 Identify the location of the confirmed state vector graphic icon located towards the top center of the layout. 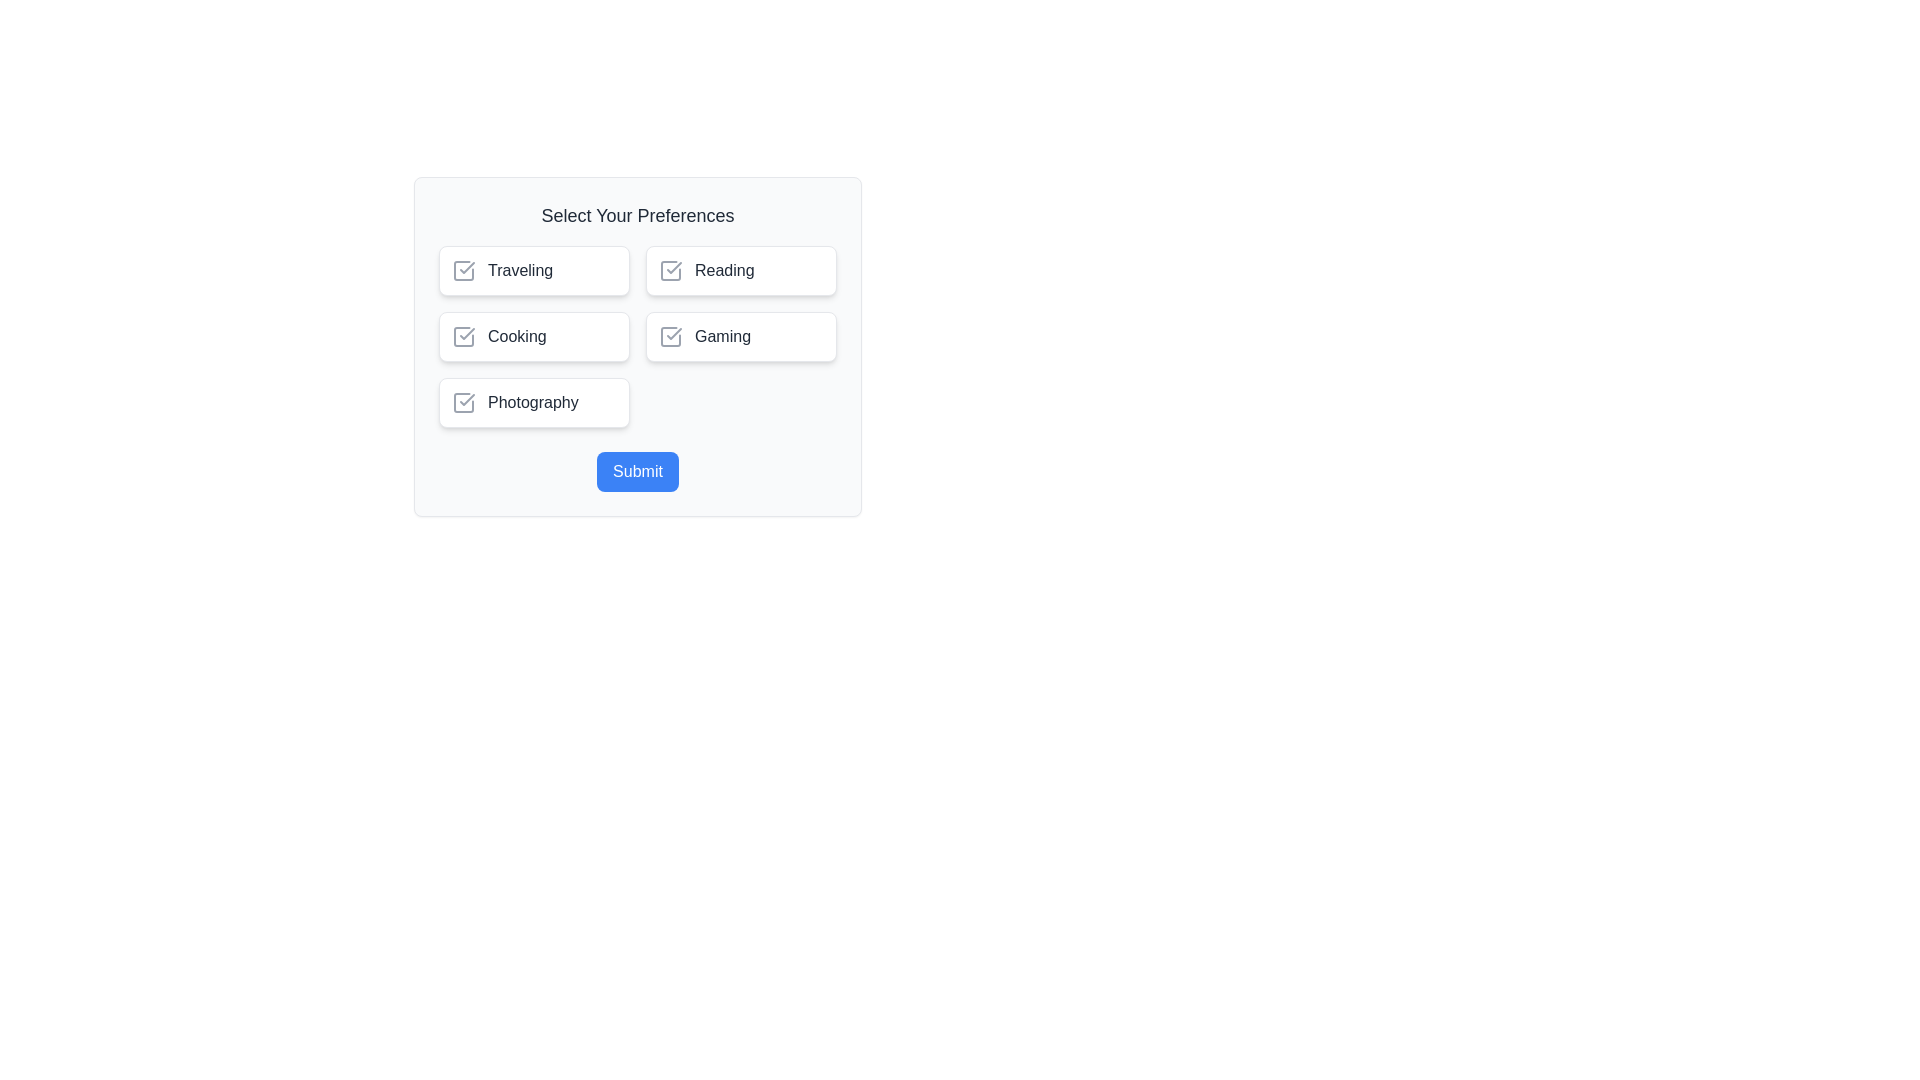
(466, 266).